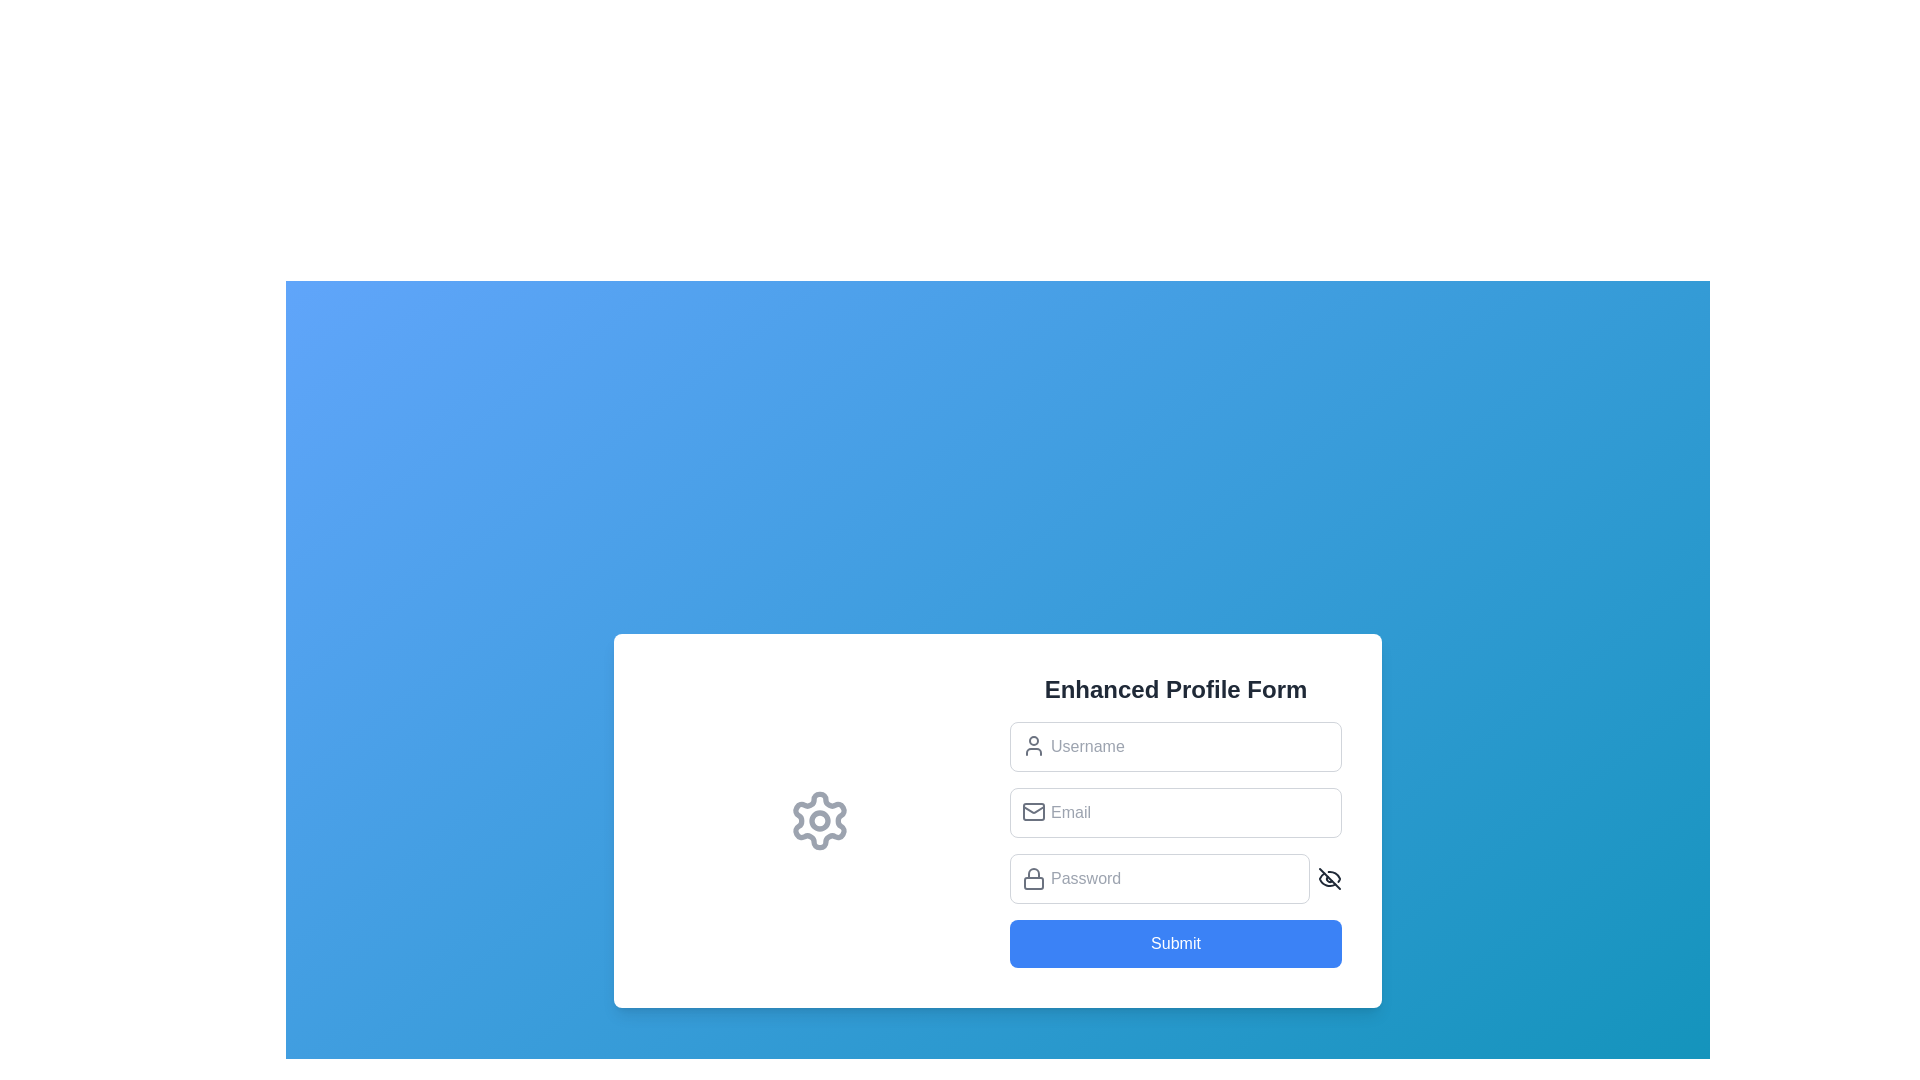 Image resolution: width=1920 pixels, height=1080 pixels. I want to click on the email icon located inside the email input field, positioned to the left of the placeholder text 'Email', so click(1033, 812).